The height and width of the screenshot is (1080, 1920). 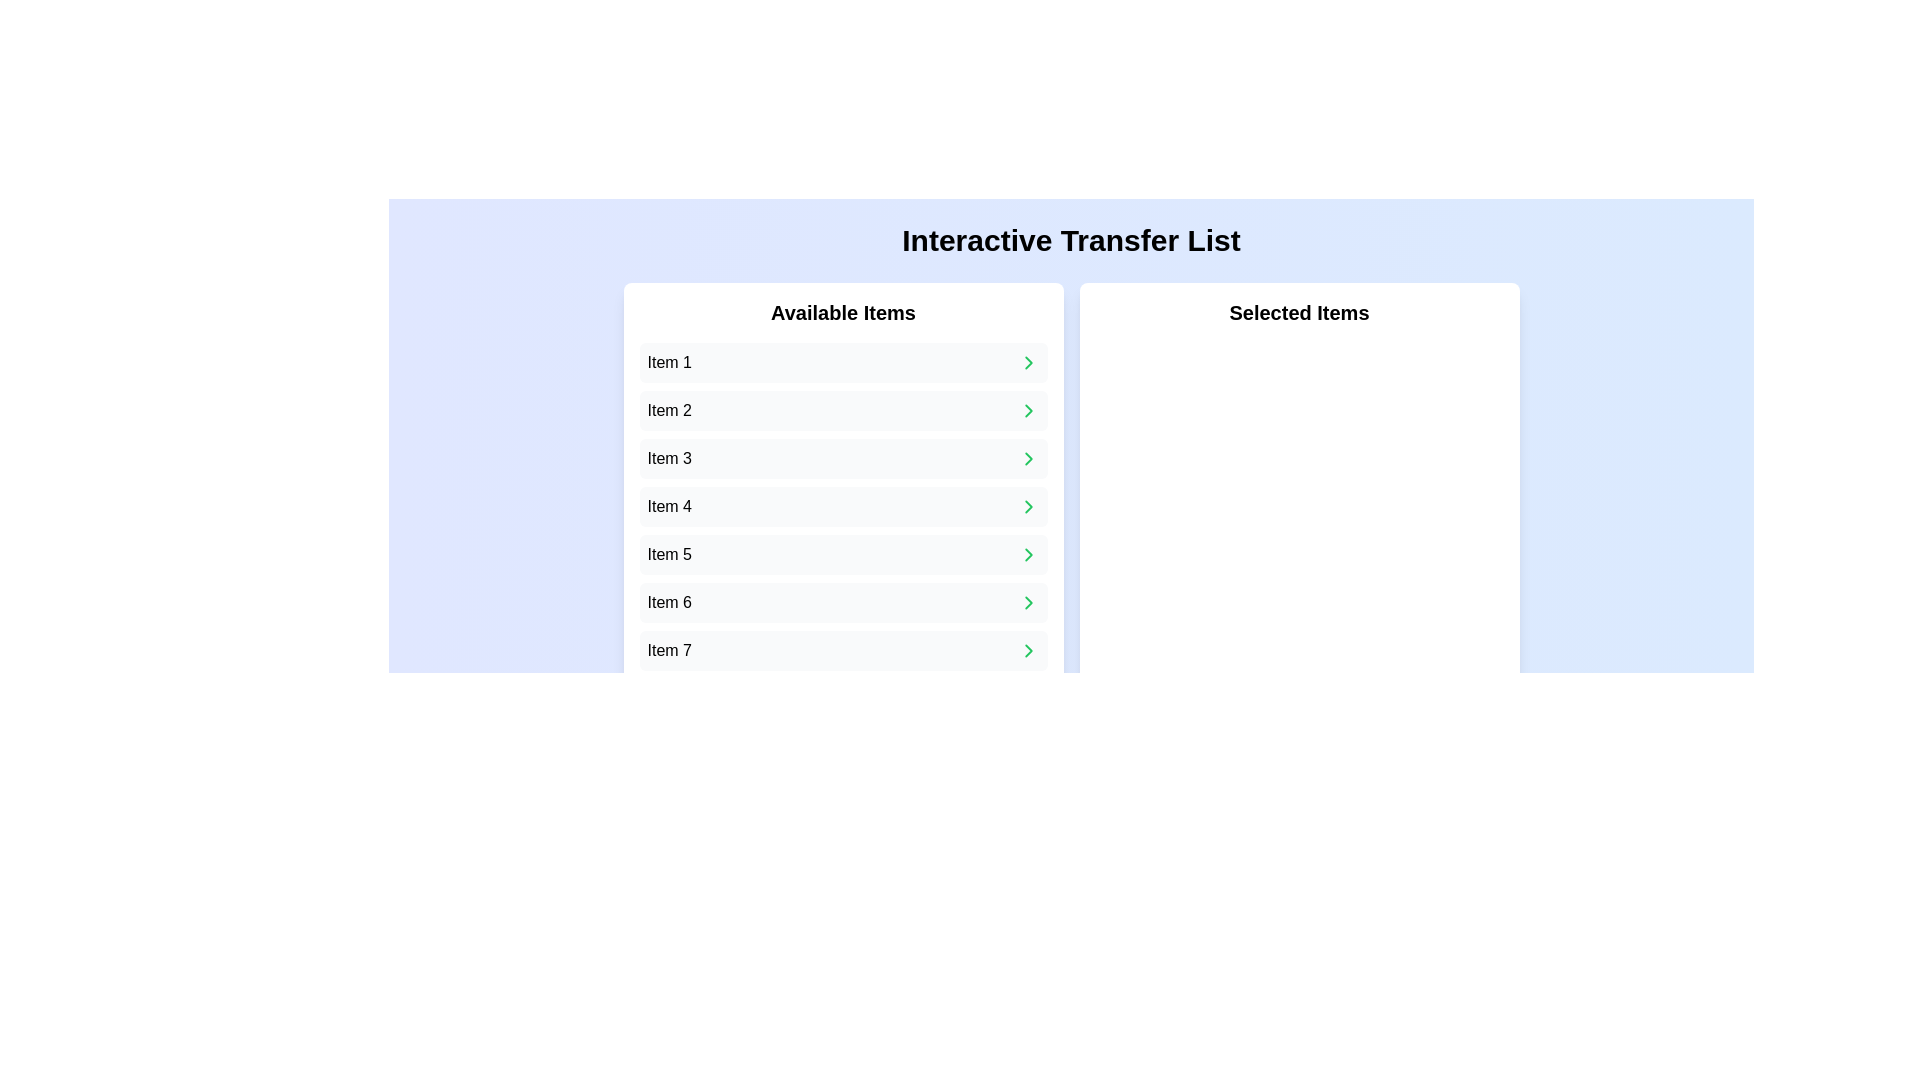 I want to click on the Icon Button inside the card representing 'Item 7' at the bottom of the 'Available Items' list to change its visual style, so click(x=1028, y=651).